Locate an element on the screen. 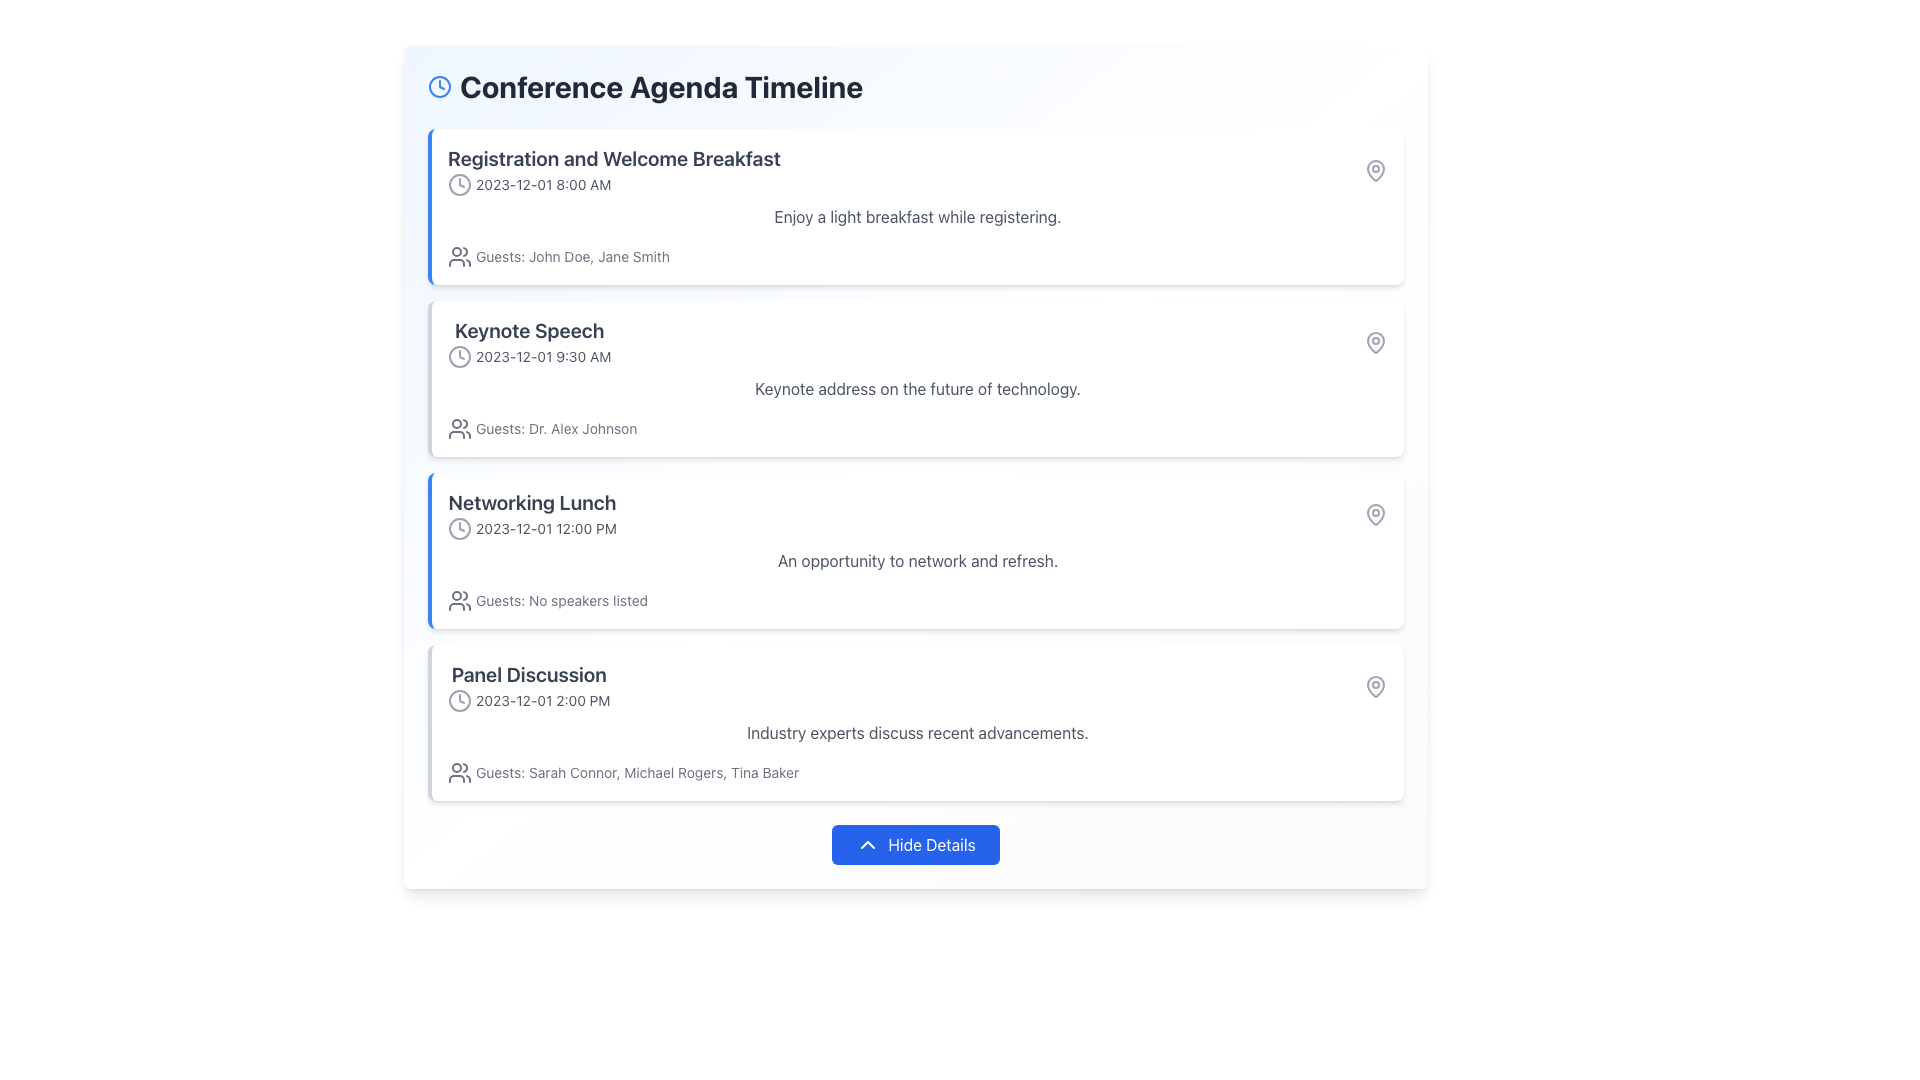 Image resolution: width=1920 pixels, height=1080 pixels. the small gray clock icon located in the fourth section labeled 'Panel Discussion' in the timeline interface, situated to the left of the text '2023-12-01 2:00 PM' is located at coordinates (459, 700).